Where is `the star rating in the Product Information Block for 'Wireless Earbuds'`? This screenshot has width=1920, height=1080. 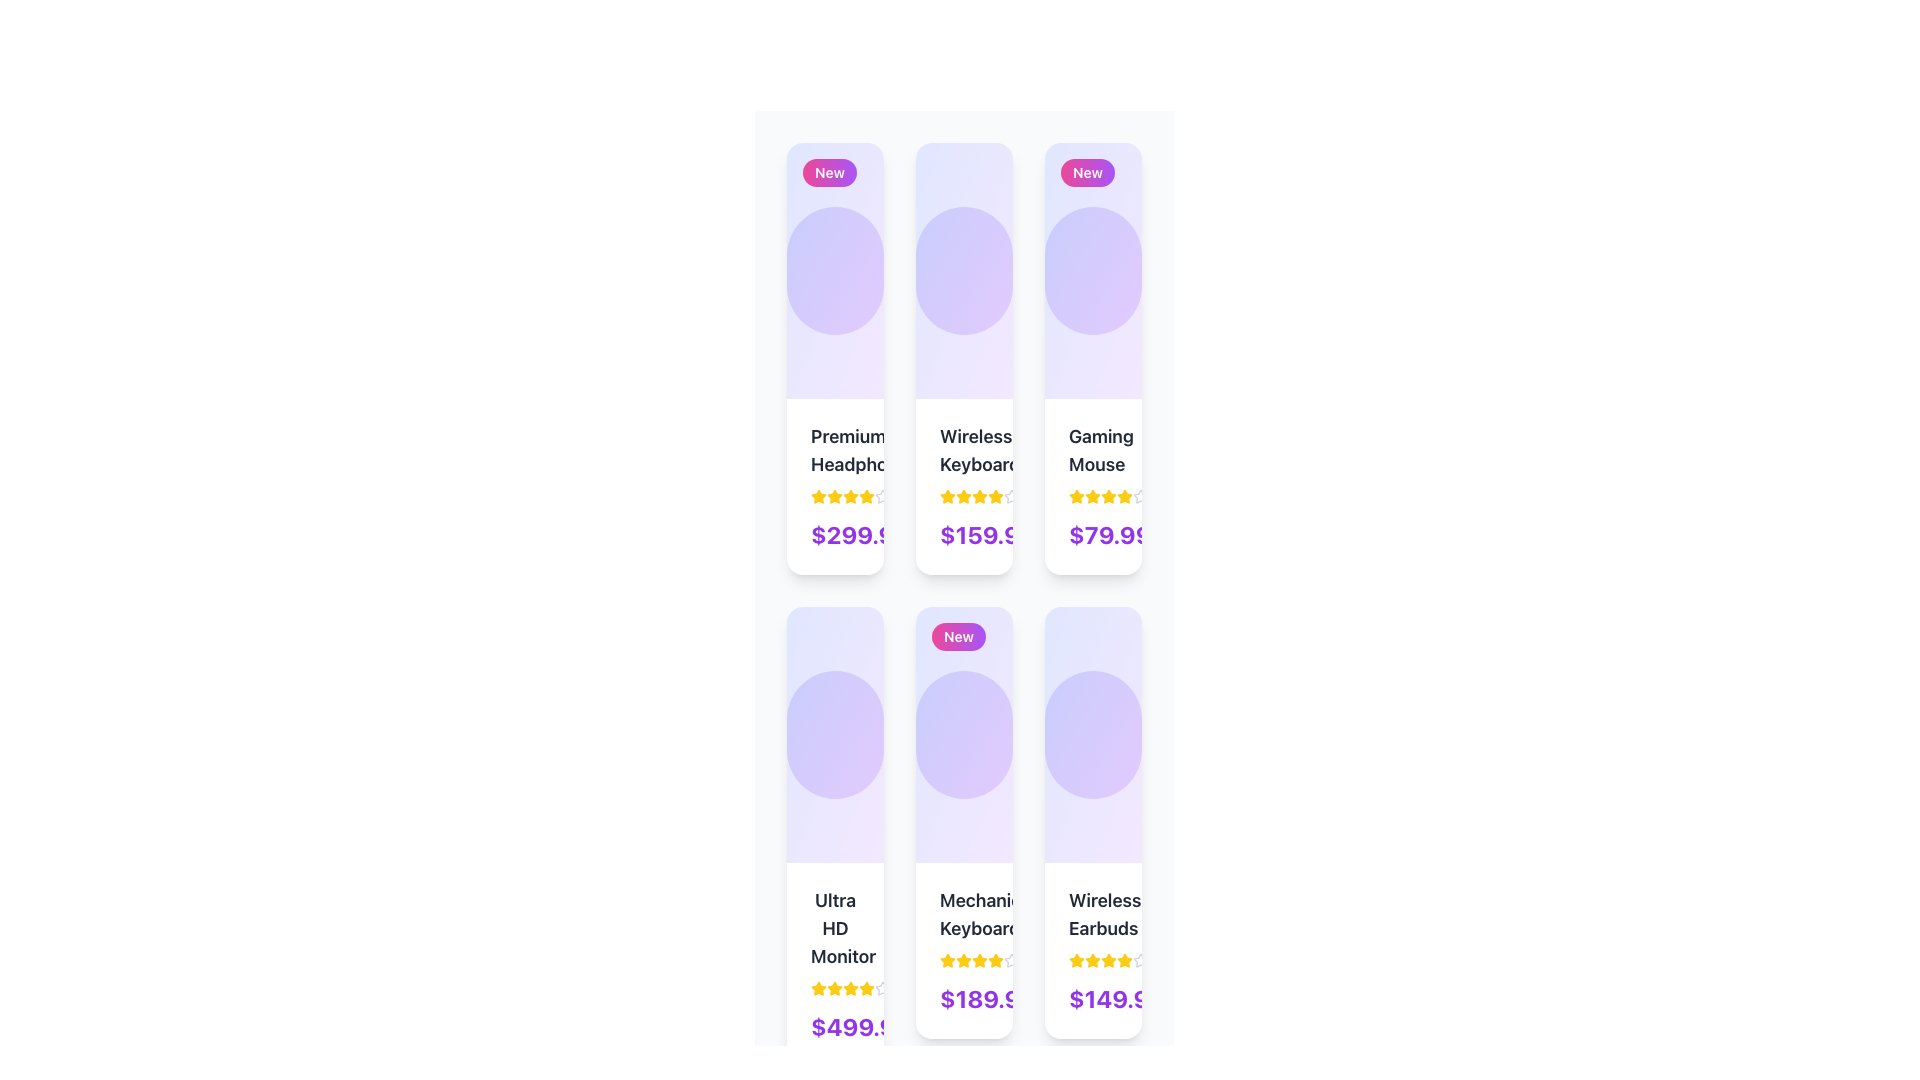
the star rating in the Product Information Block for 'Wireless Earbuds' is located at coordinates (1092, 950).